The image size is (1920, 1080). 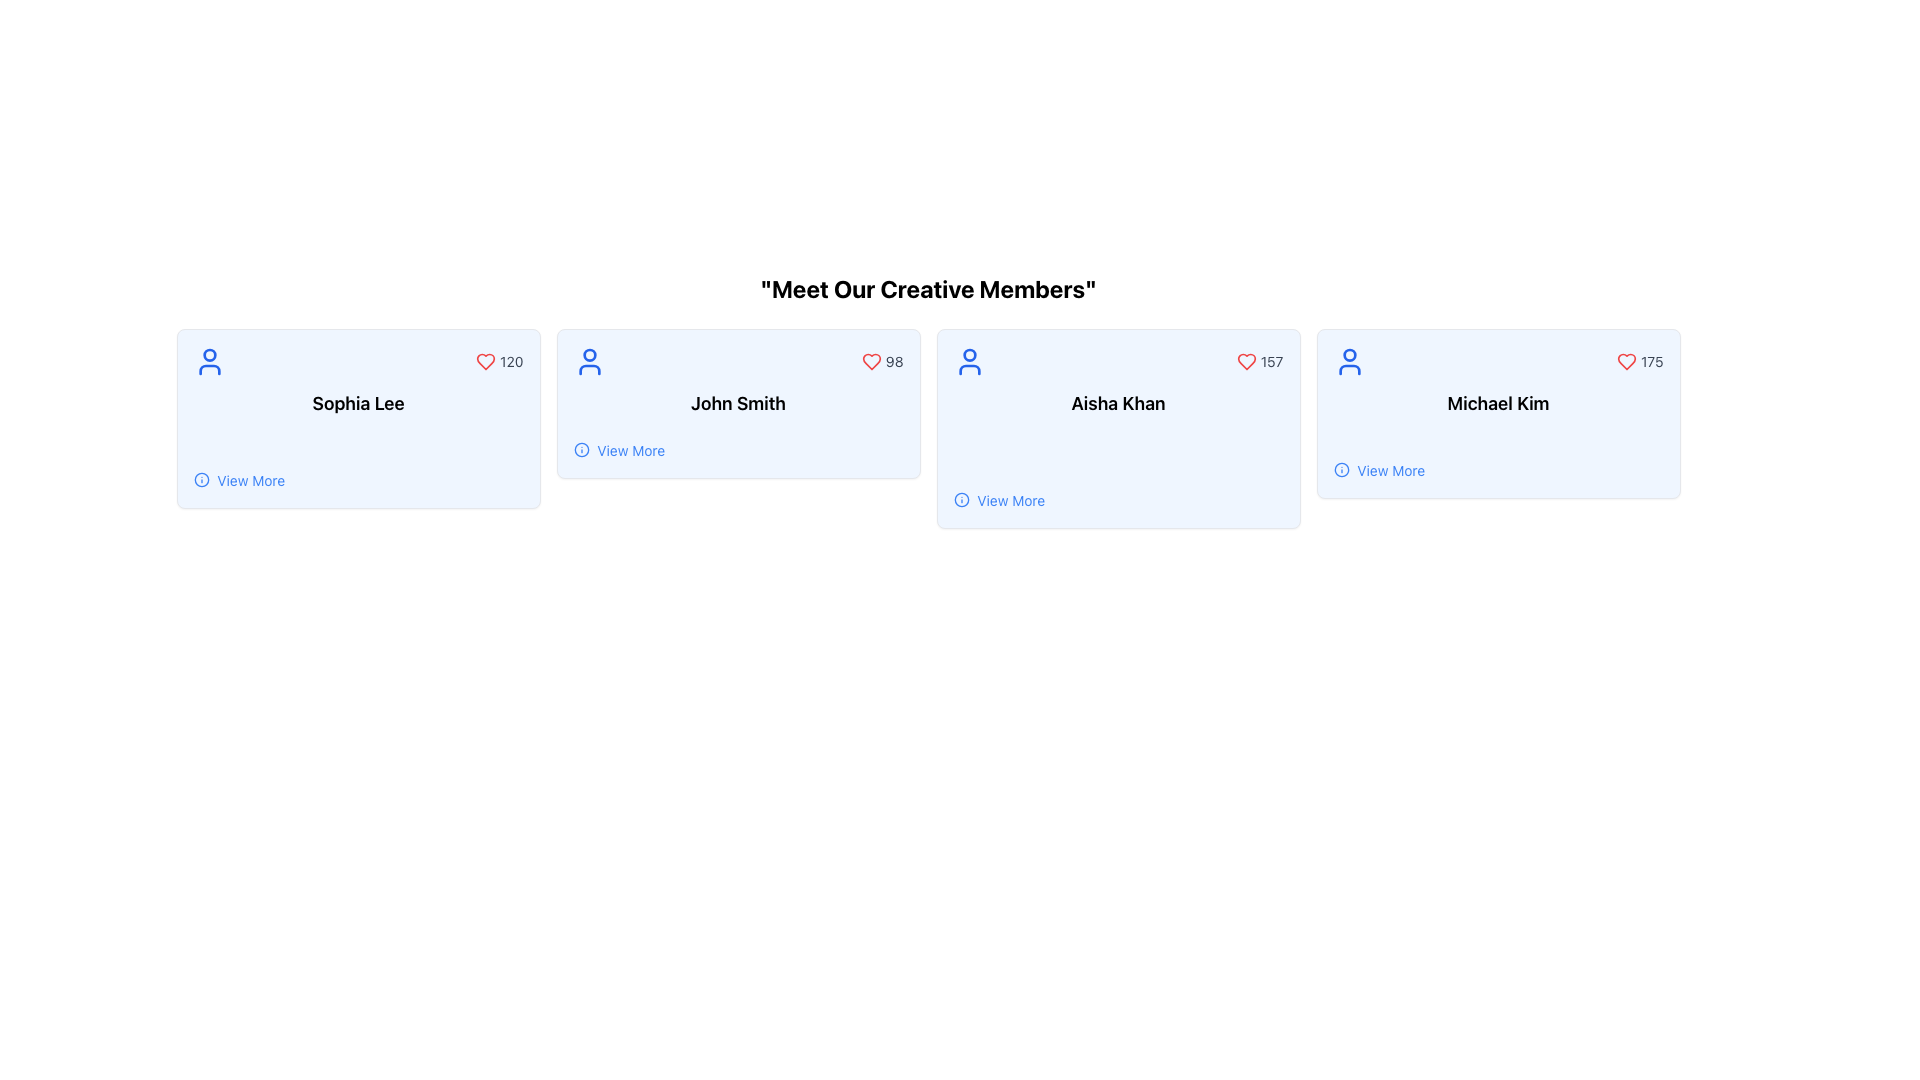 What do you see at coordinates (893, 362) in the screenshot?
I see `the displayed number of likes on the 'John Smith' card, which is represented by the Text Label showing '98' in the top-right corner of the card` at bounding box center [893, 362].